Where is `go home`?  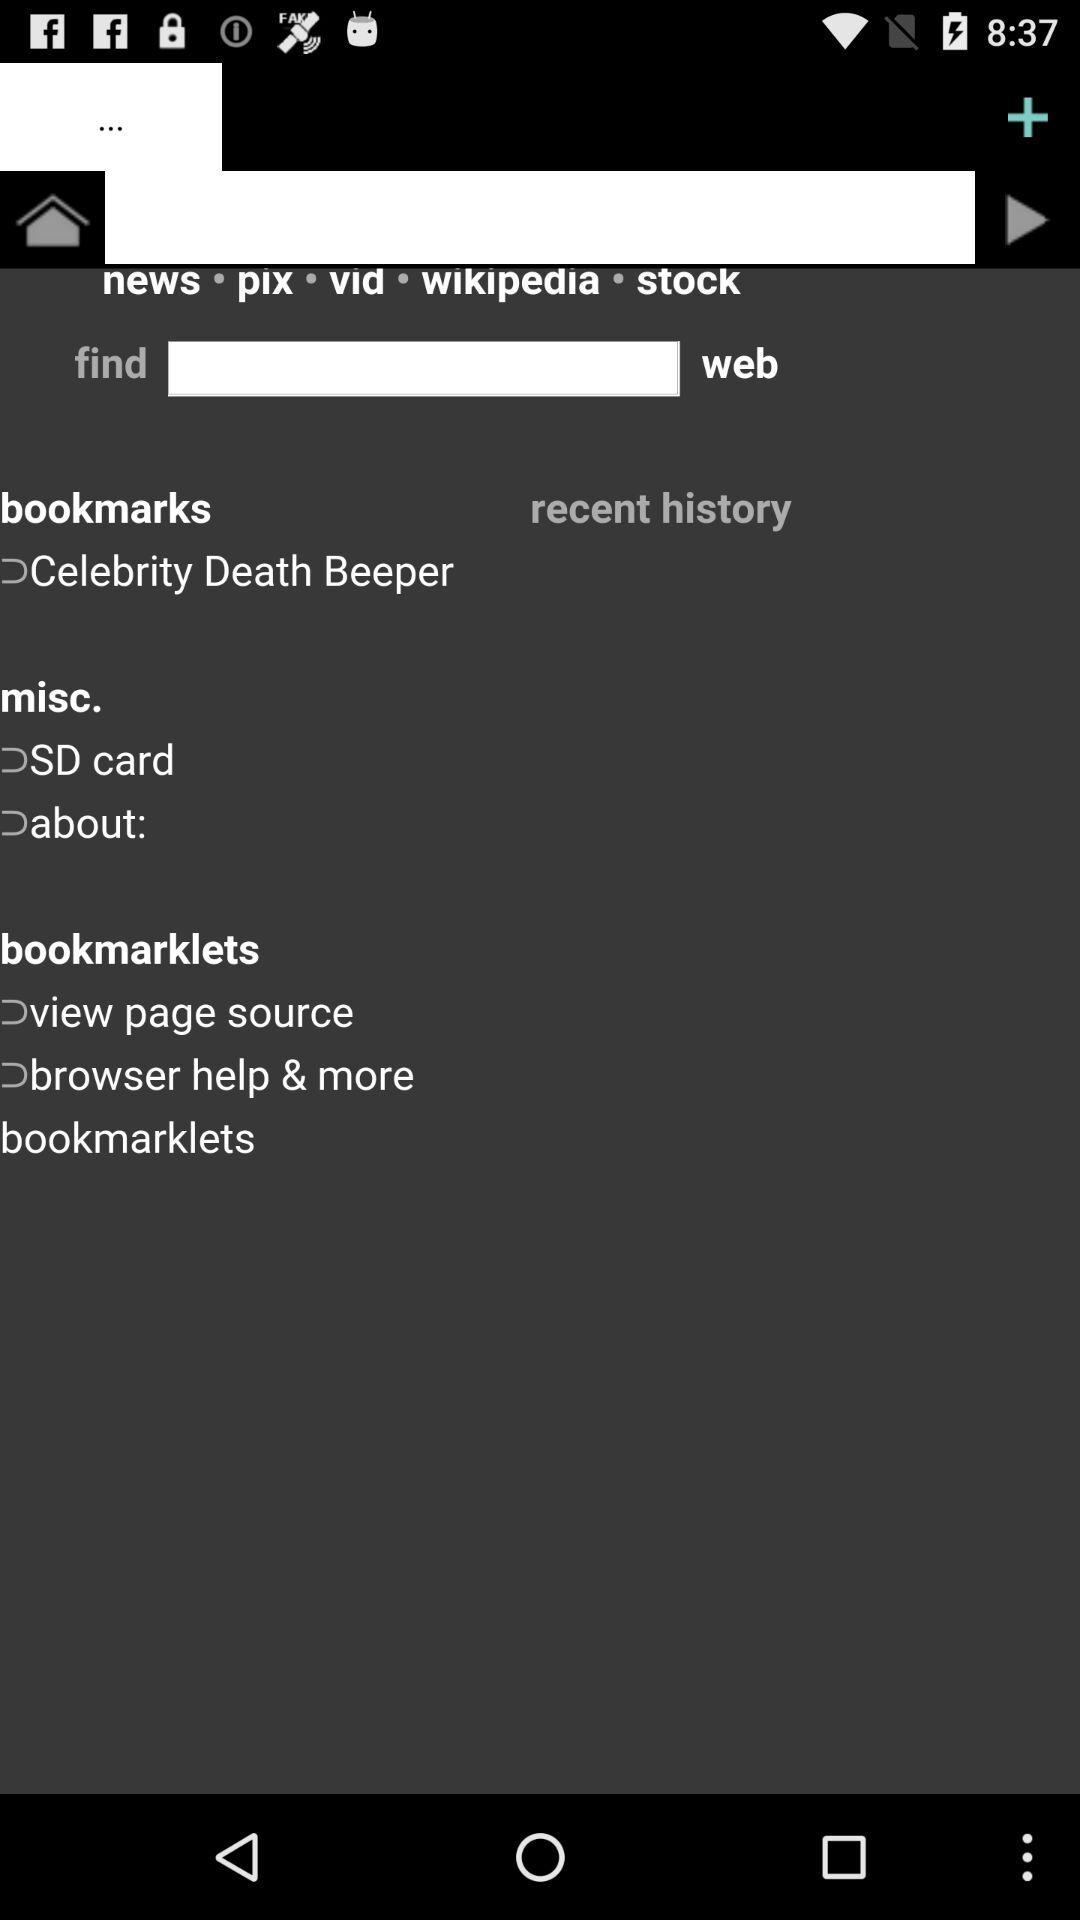 go home is located at coordinates (51, 219).